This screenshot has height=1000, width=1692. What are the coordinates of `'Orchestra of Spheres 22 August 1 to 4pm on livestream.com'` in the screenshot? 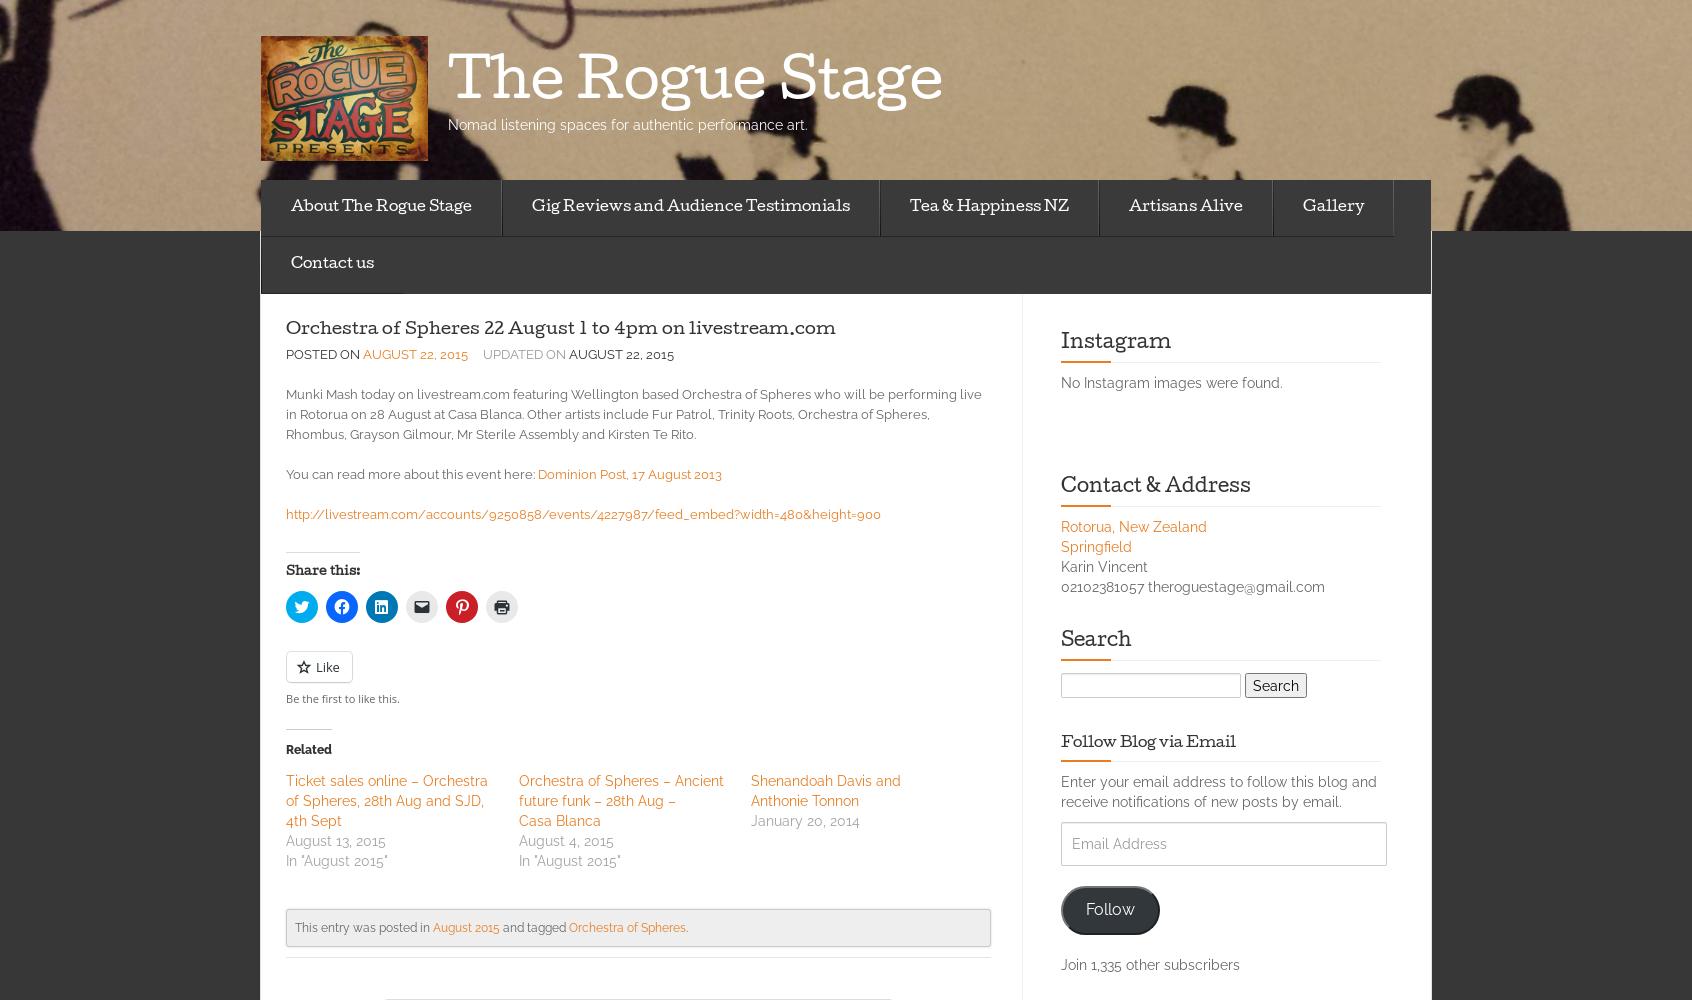 It's located at (284, 329).